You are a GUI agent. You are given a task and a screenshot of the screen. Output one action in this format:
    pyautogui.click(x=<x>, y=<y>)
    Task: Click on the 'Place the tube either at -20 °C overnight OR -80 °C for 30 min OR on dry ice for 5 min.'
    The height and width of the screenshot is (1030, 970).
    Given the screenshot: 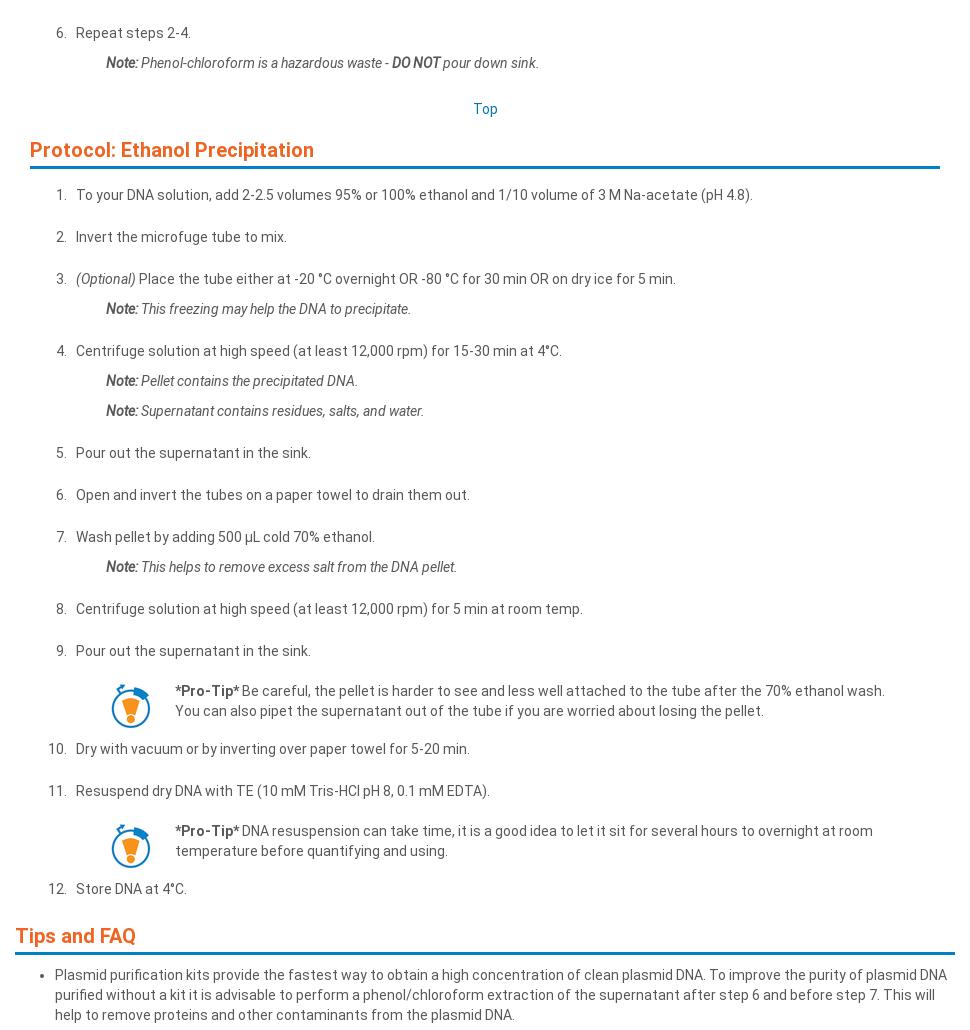 What is the action you would take?
    pyautogui.click(x=406, y=276)
    